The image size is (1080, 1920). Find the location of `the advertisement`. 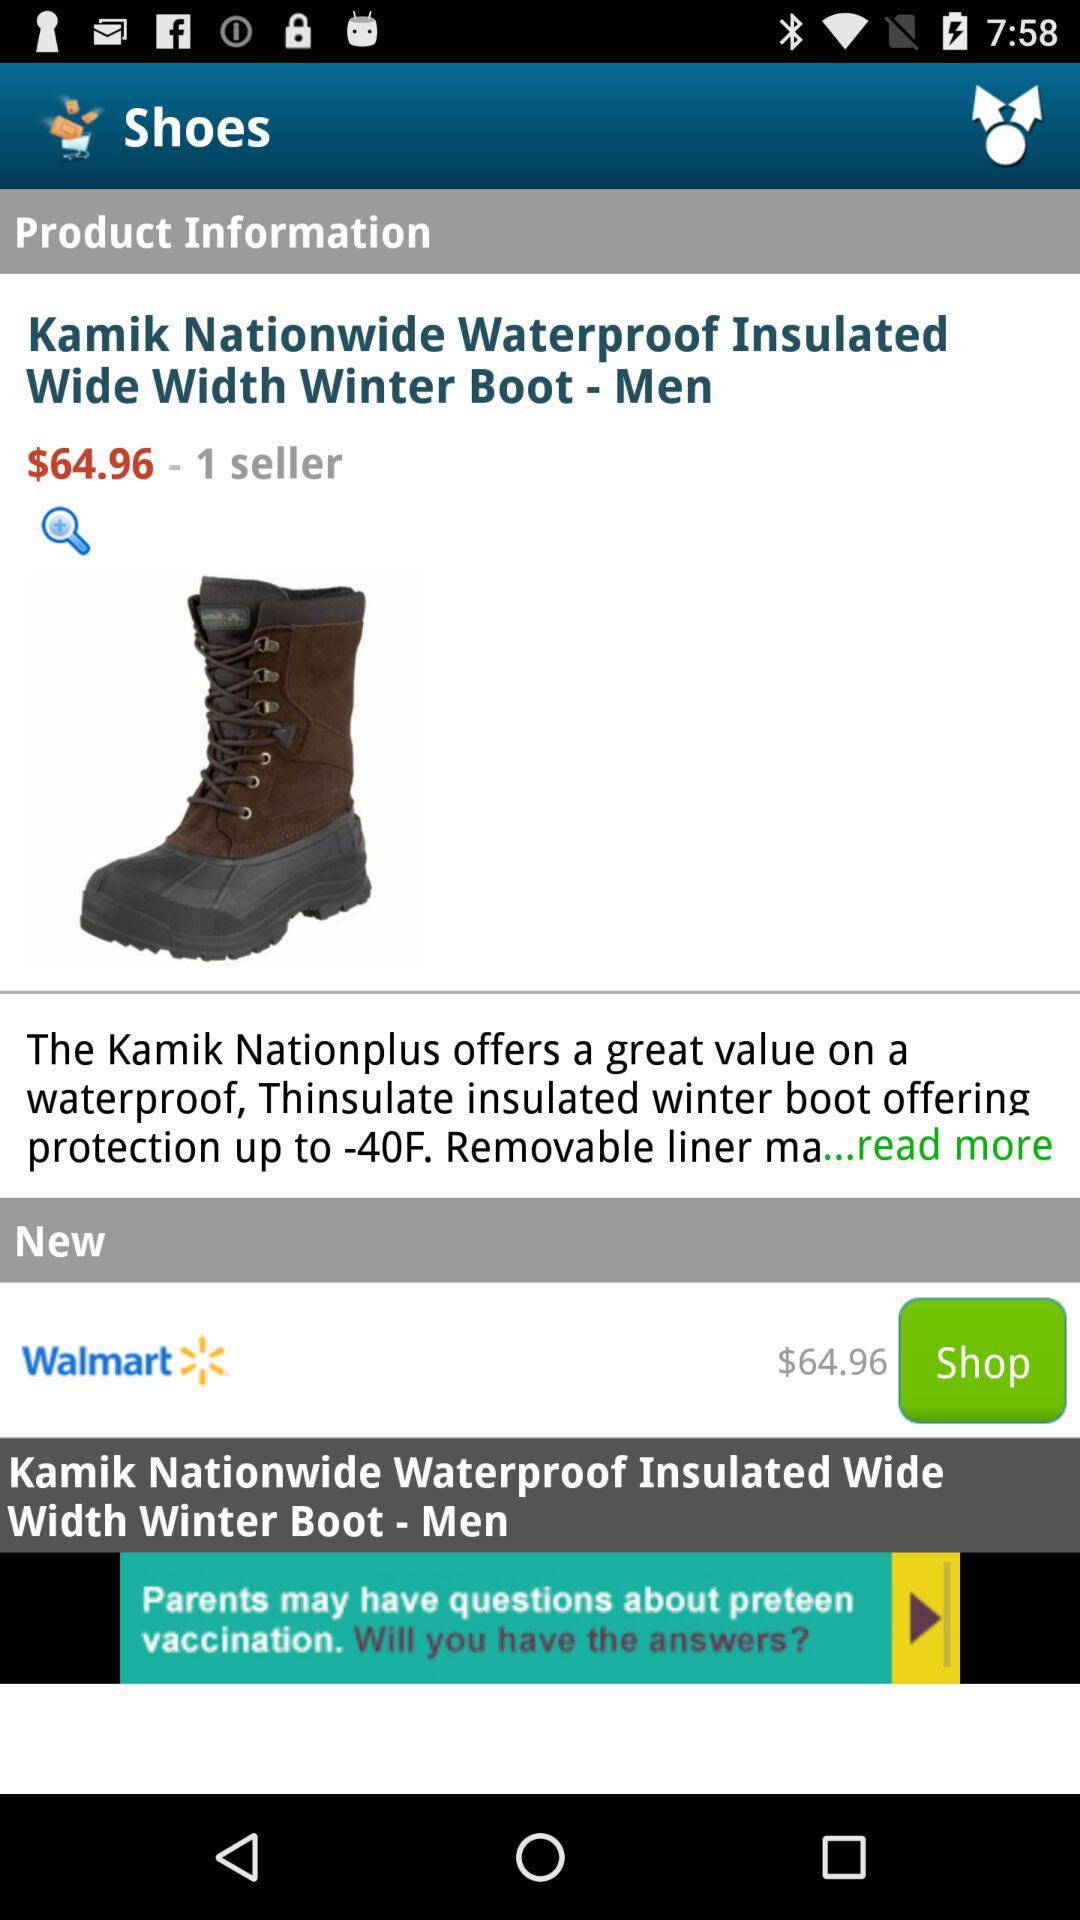

the advertisement is located at coordinates (540, 1618).